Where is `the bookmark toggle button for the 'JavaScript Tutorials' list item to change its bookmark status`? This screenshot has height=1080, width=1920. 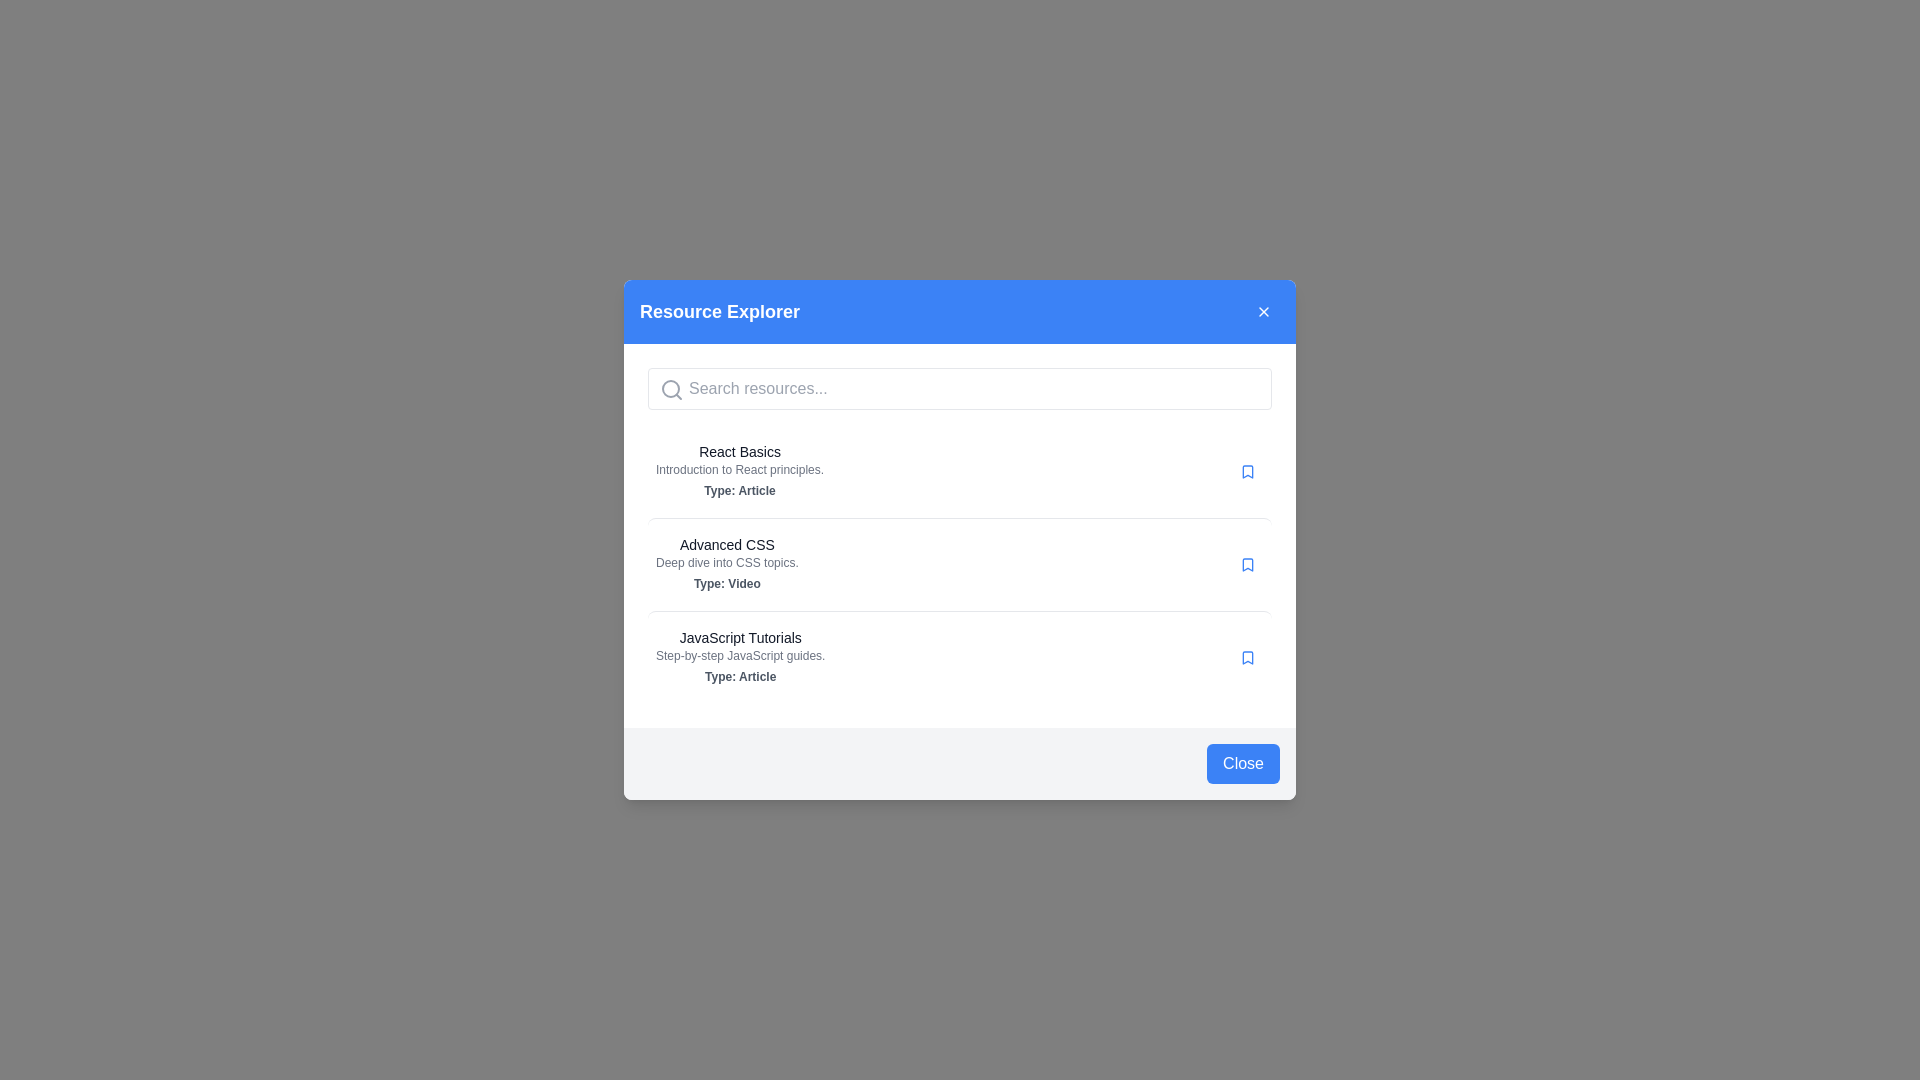
the bookmark toggle button for the 'JavaScript Tutorials' list item to change its bookmark status is located at coordinates (1247, 658).